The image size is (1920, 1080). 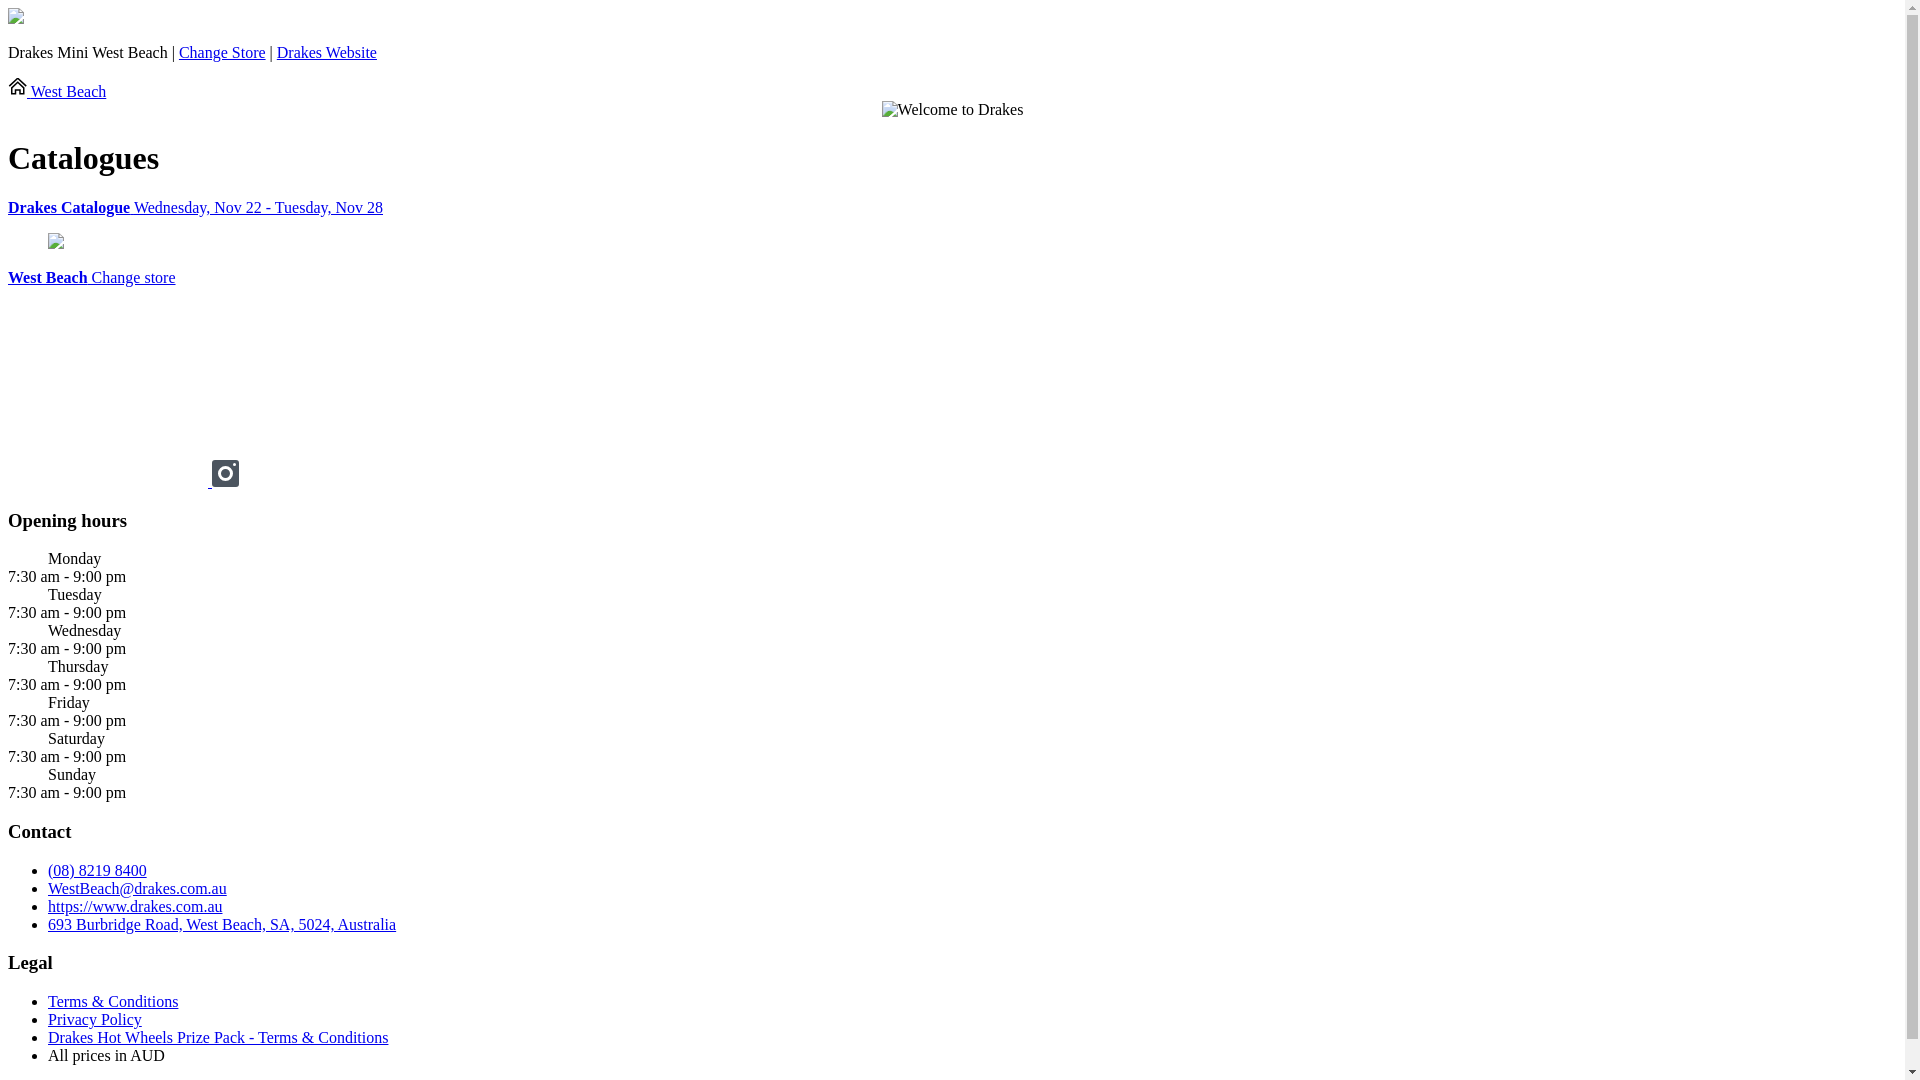 I want to click on 'West Beach', so click(x=57, y=91).